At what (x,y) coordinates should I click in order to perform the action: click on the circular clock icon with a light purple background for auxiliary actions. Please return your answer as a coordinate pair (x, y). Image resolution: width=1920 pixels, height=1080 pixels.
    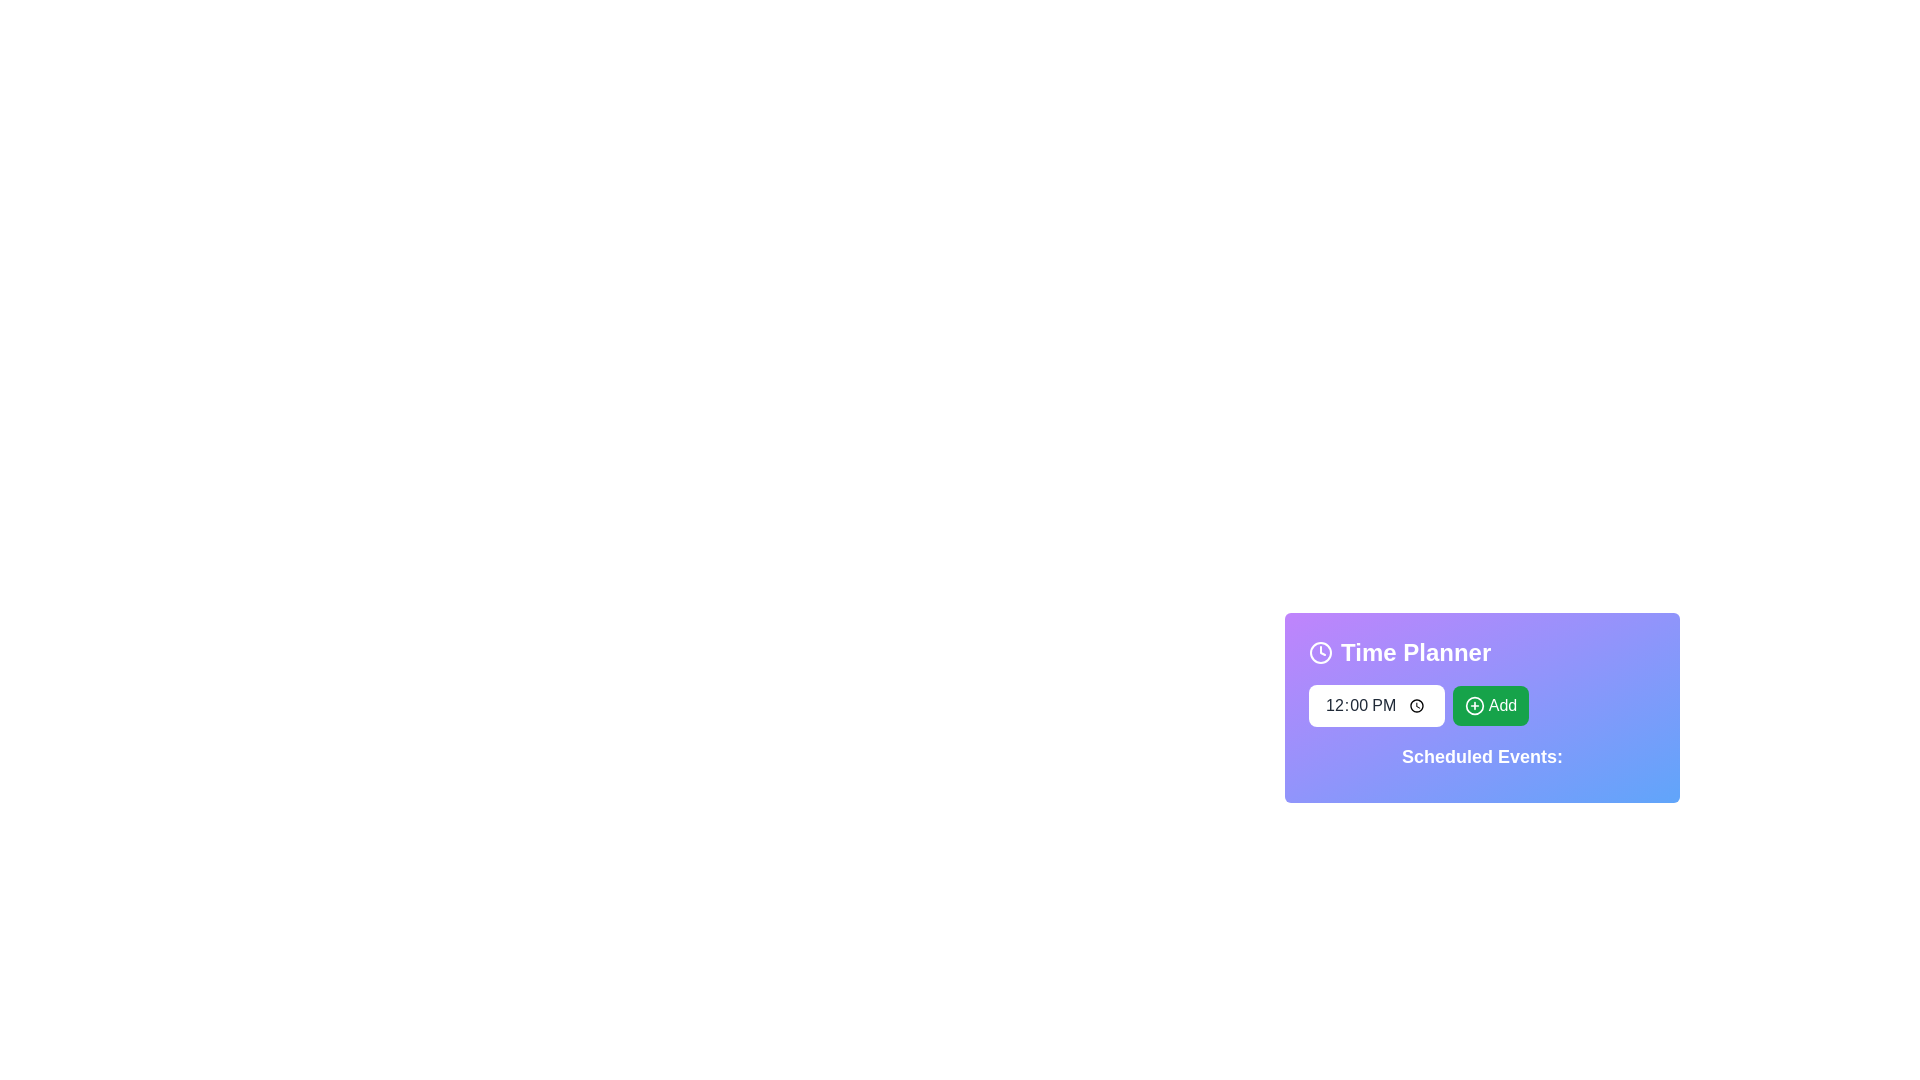
    Looking at the image, I should click on (1320, 652).